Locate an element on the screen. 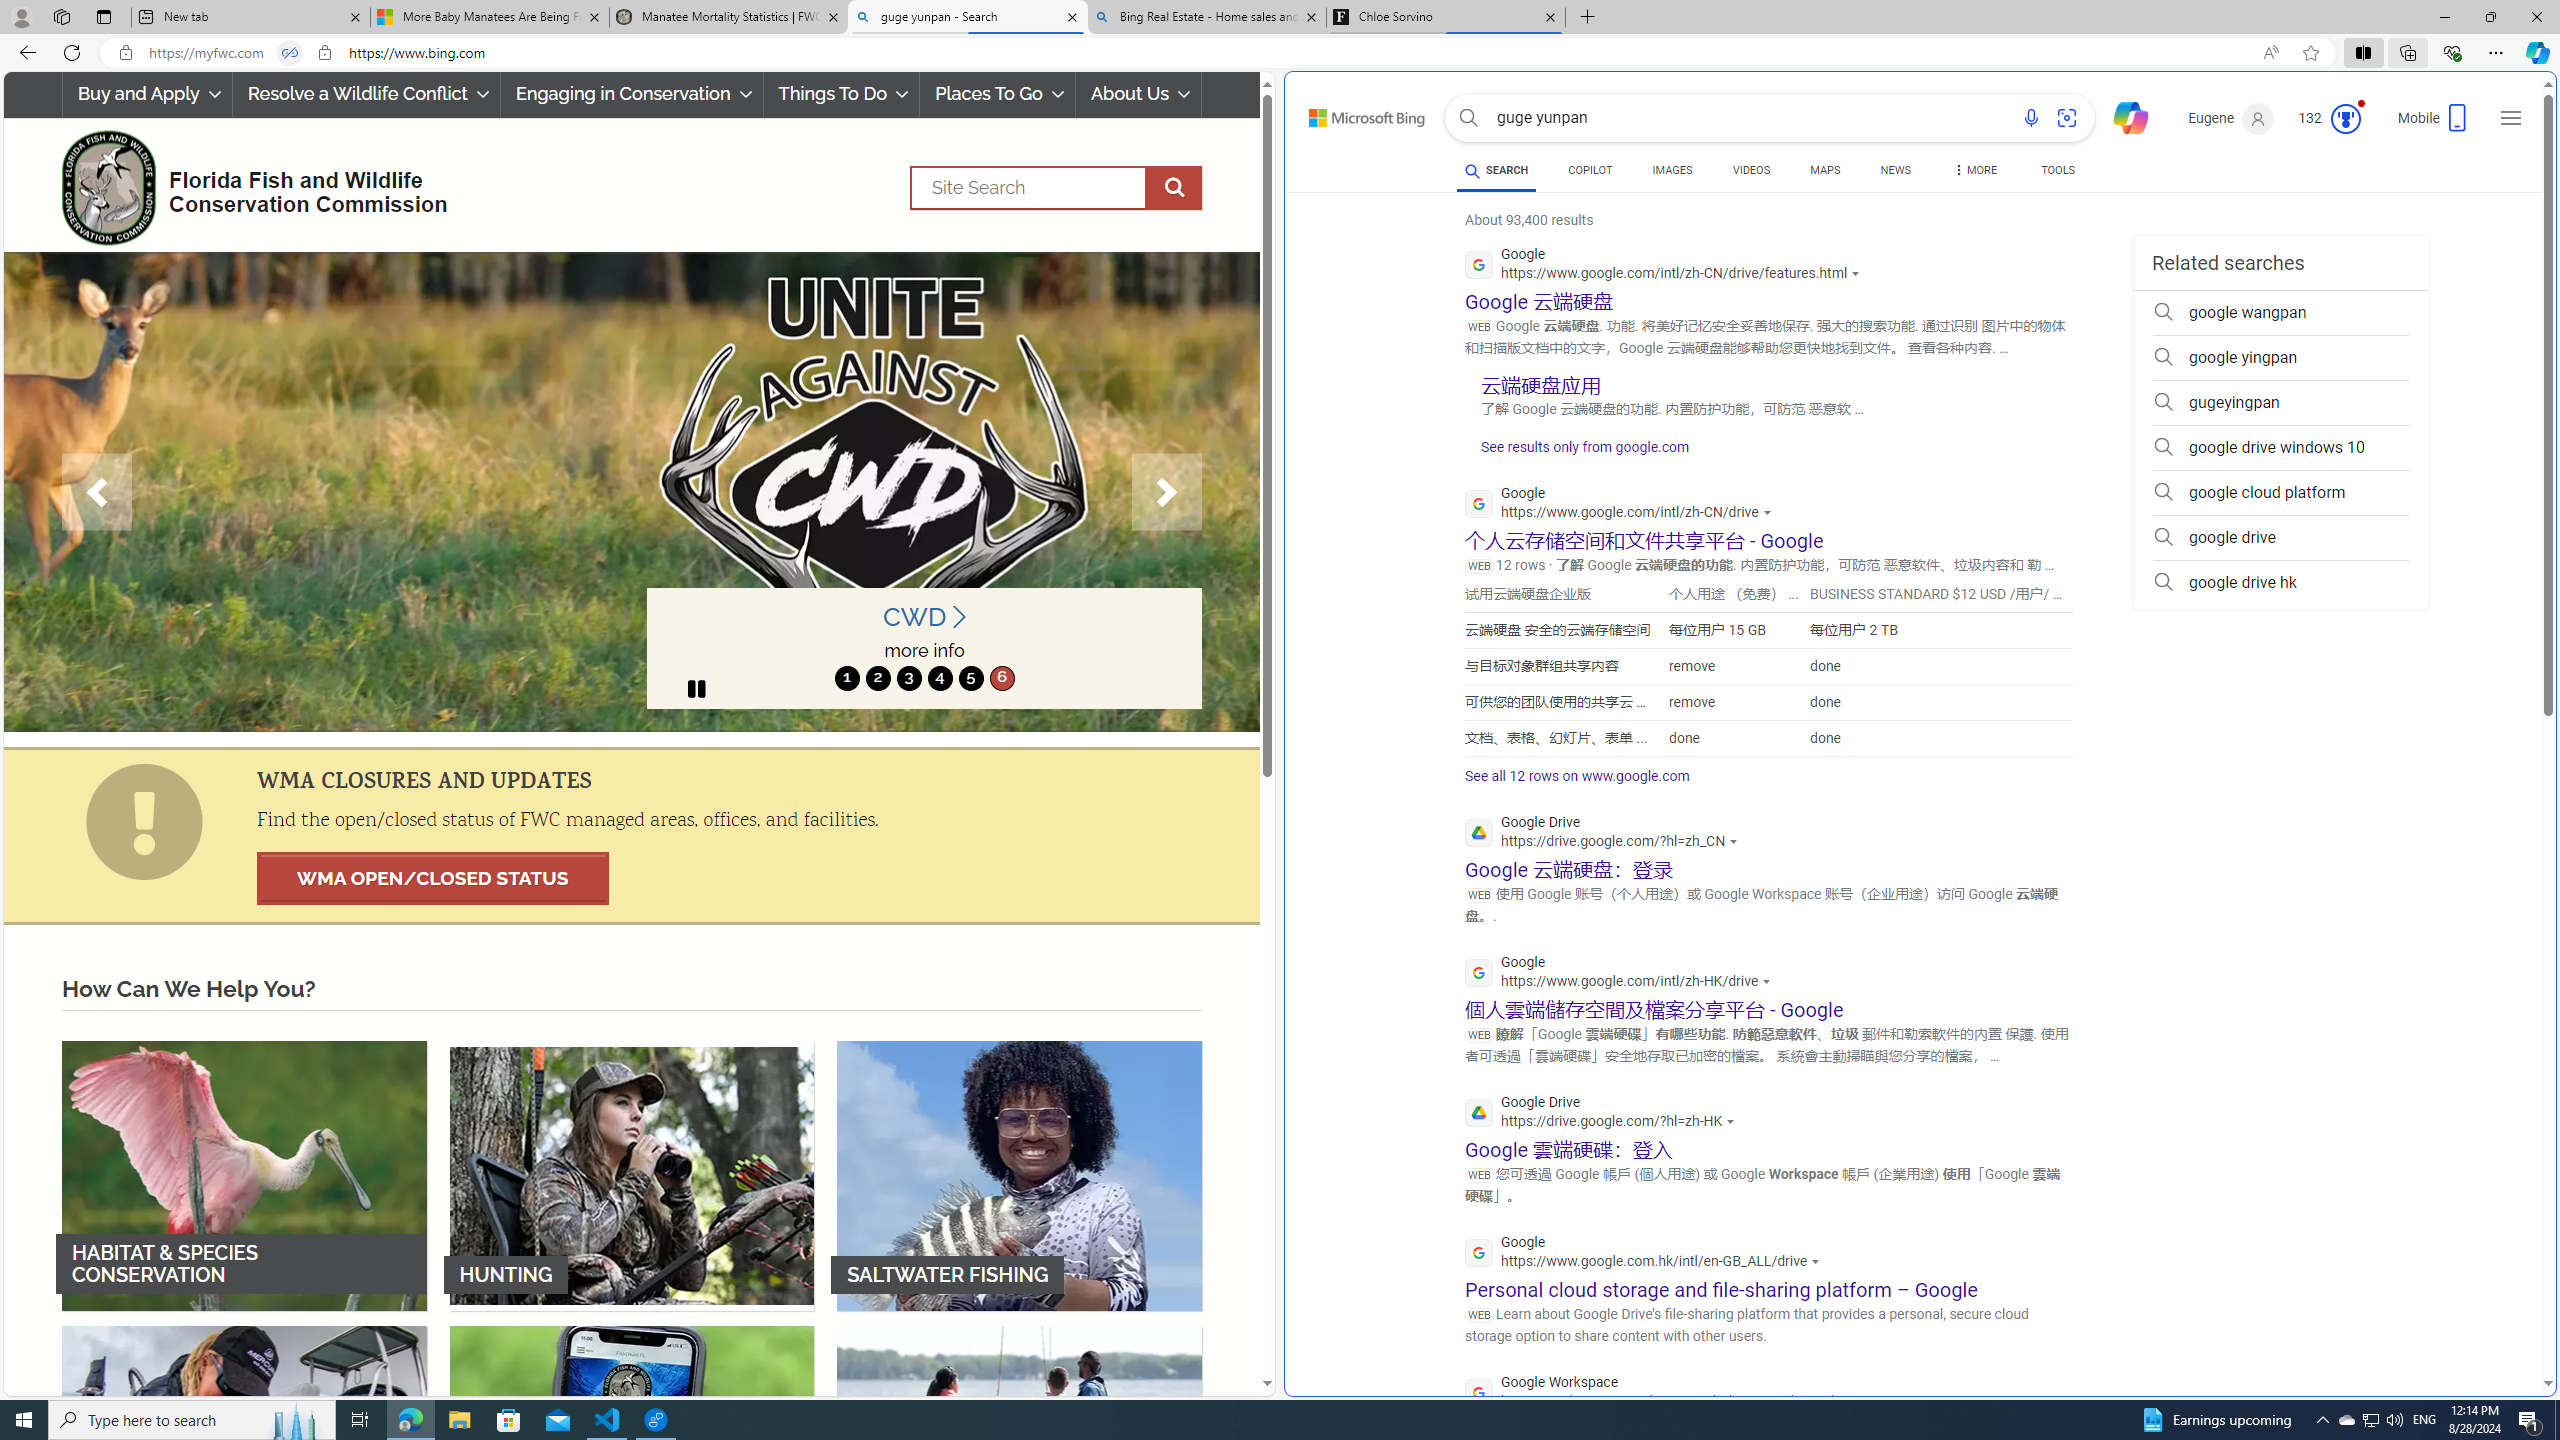 This screenshot has width=2560, height=1440. 'FWC Logo' is located at coordinates (107, 187).